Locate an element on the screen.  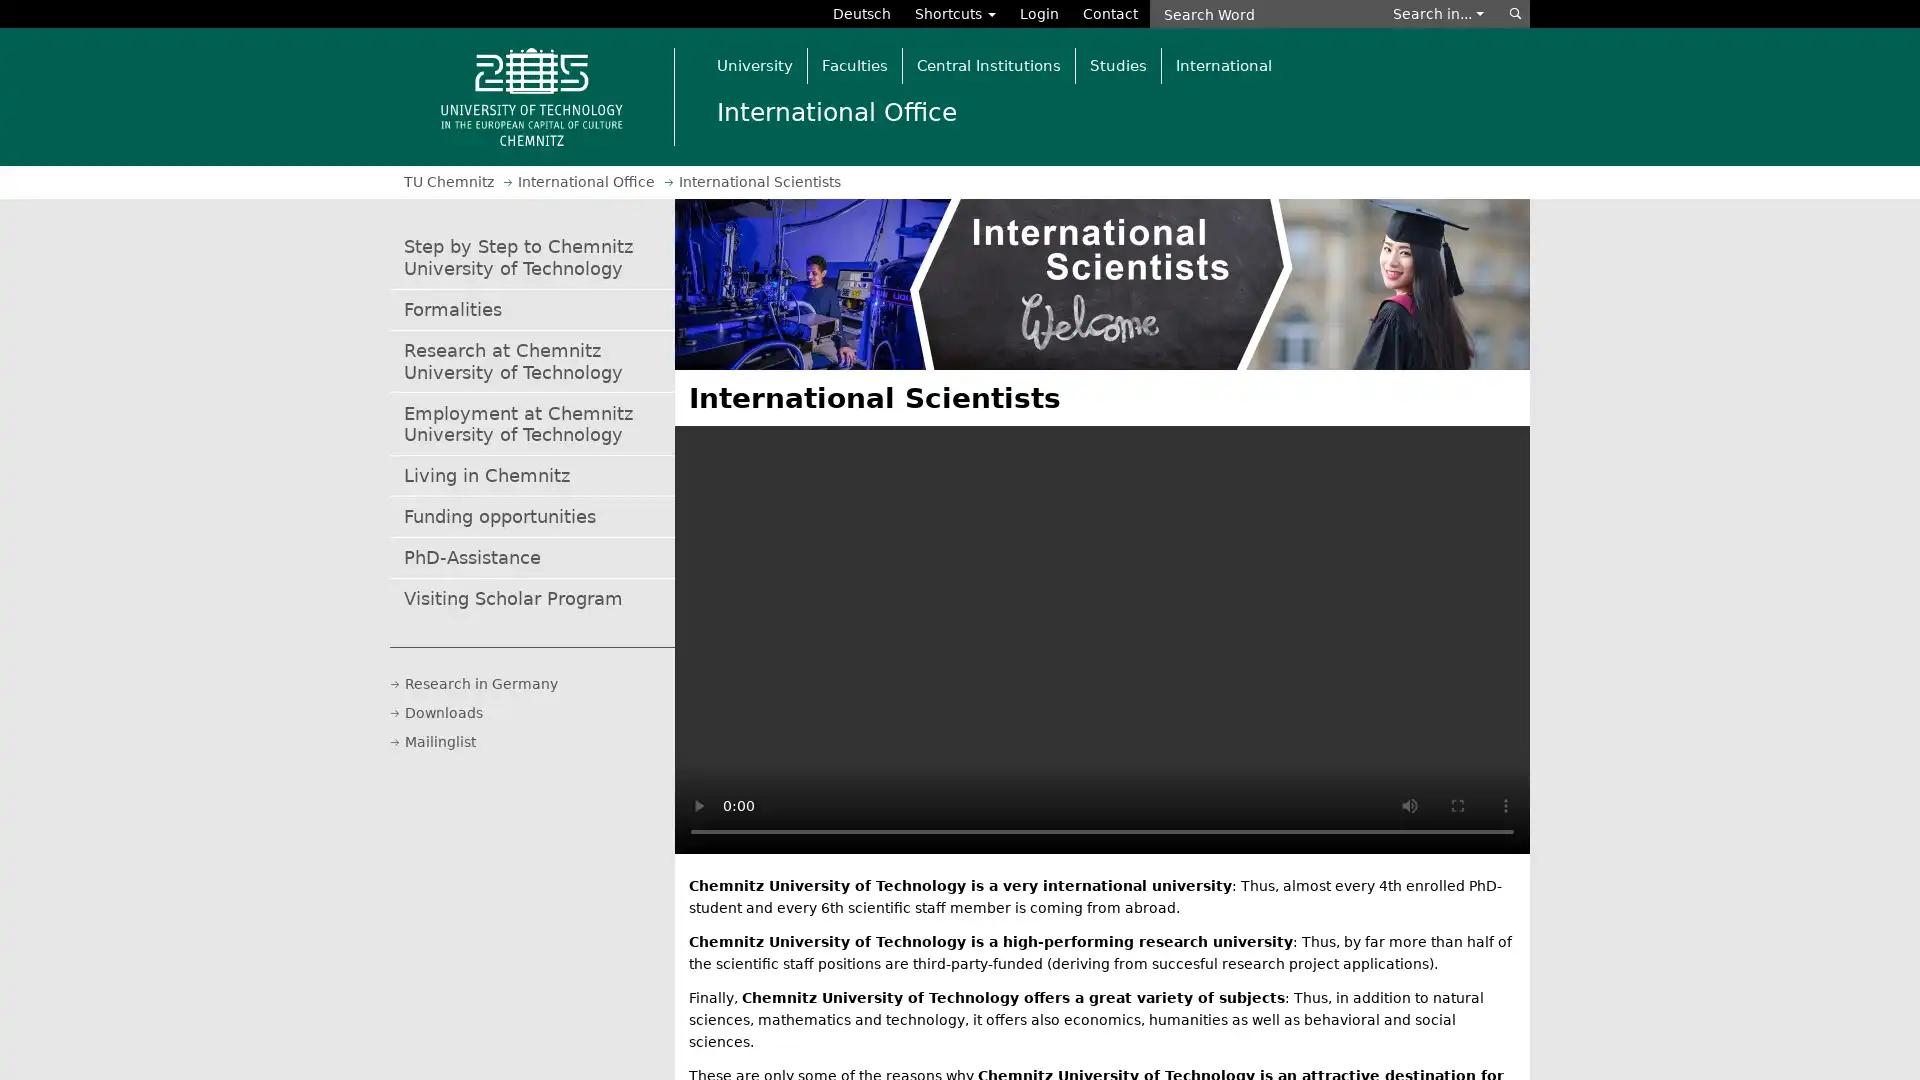
show more media controls is located at coordinates (1506, 804).